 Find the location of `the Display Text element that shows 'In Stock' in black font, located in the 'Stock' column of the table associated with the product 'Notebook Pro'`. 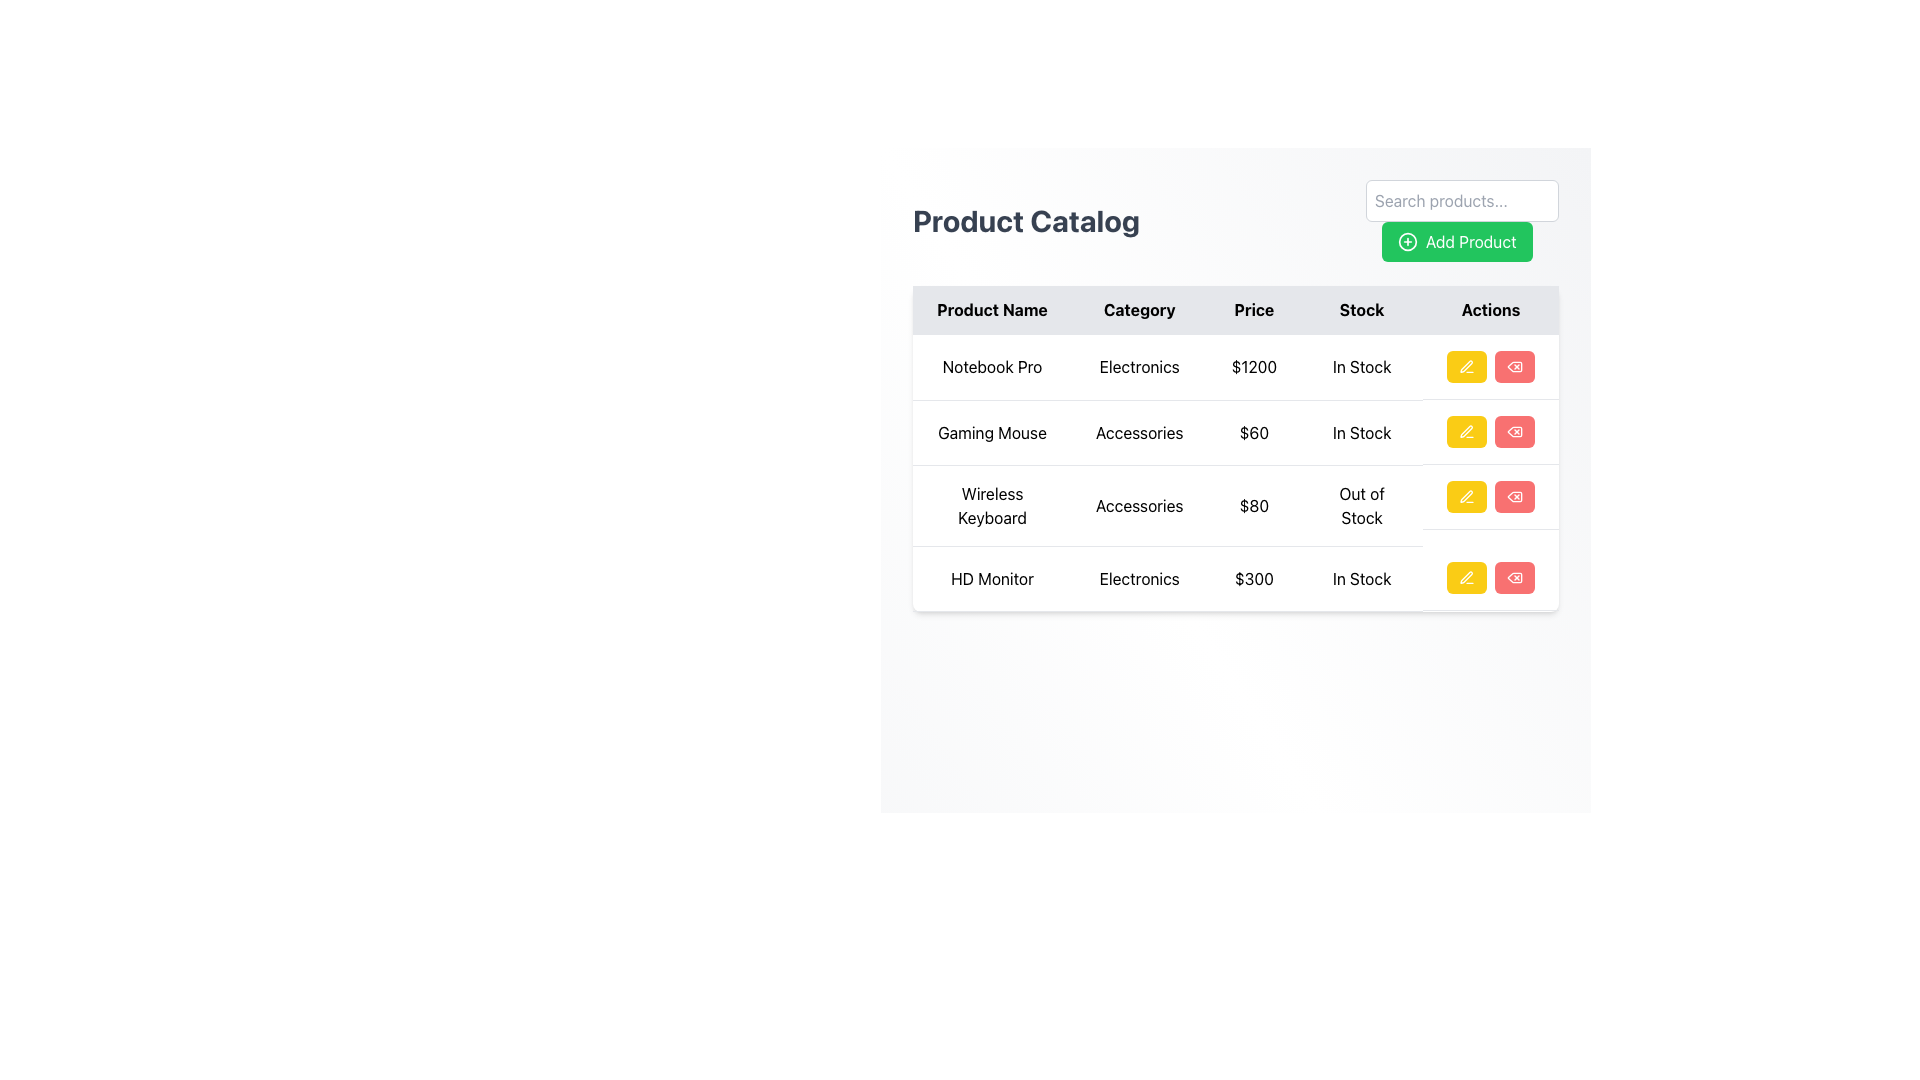

the Display Text element that shows 'In Stock' in black font, located in the 'Stock' column of the table associated with the product 'Notebook Pro' is located at coordinates (1361, 367).